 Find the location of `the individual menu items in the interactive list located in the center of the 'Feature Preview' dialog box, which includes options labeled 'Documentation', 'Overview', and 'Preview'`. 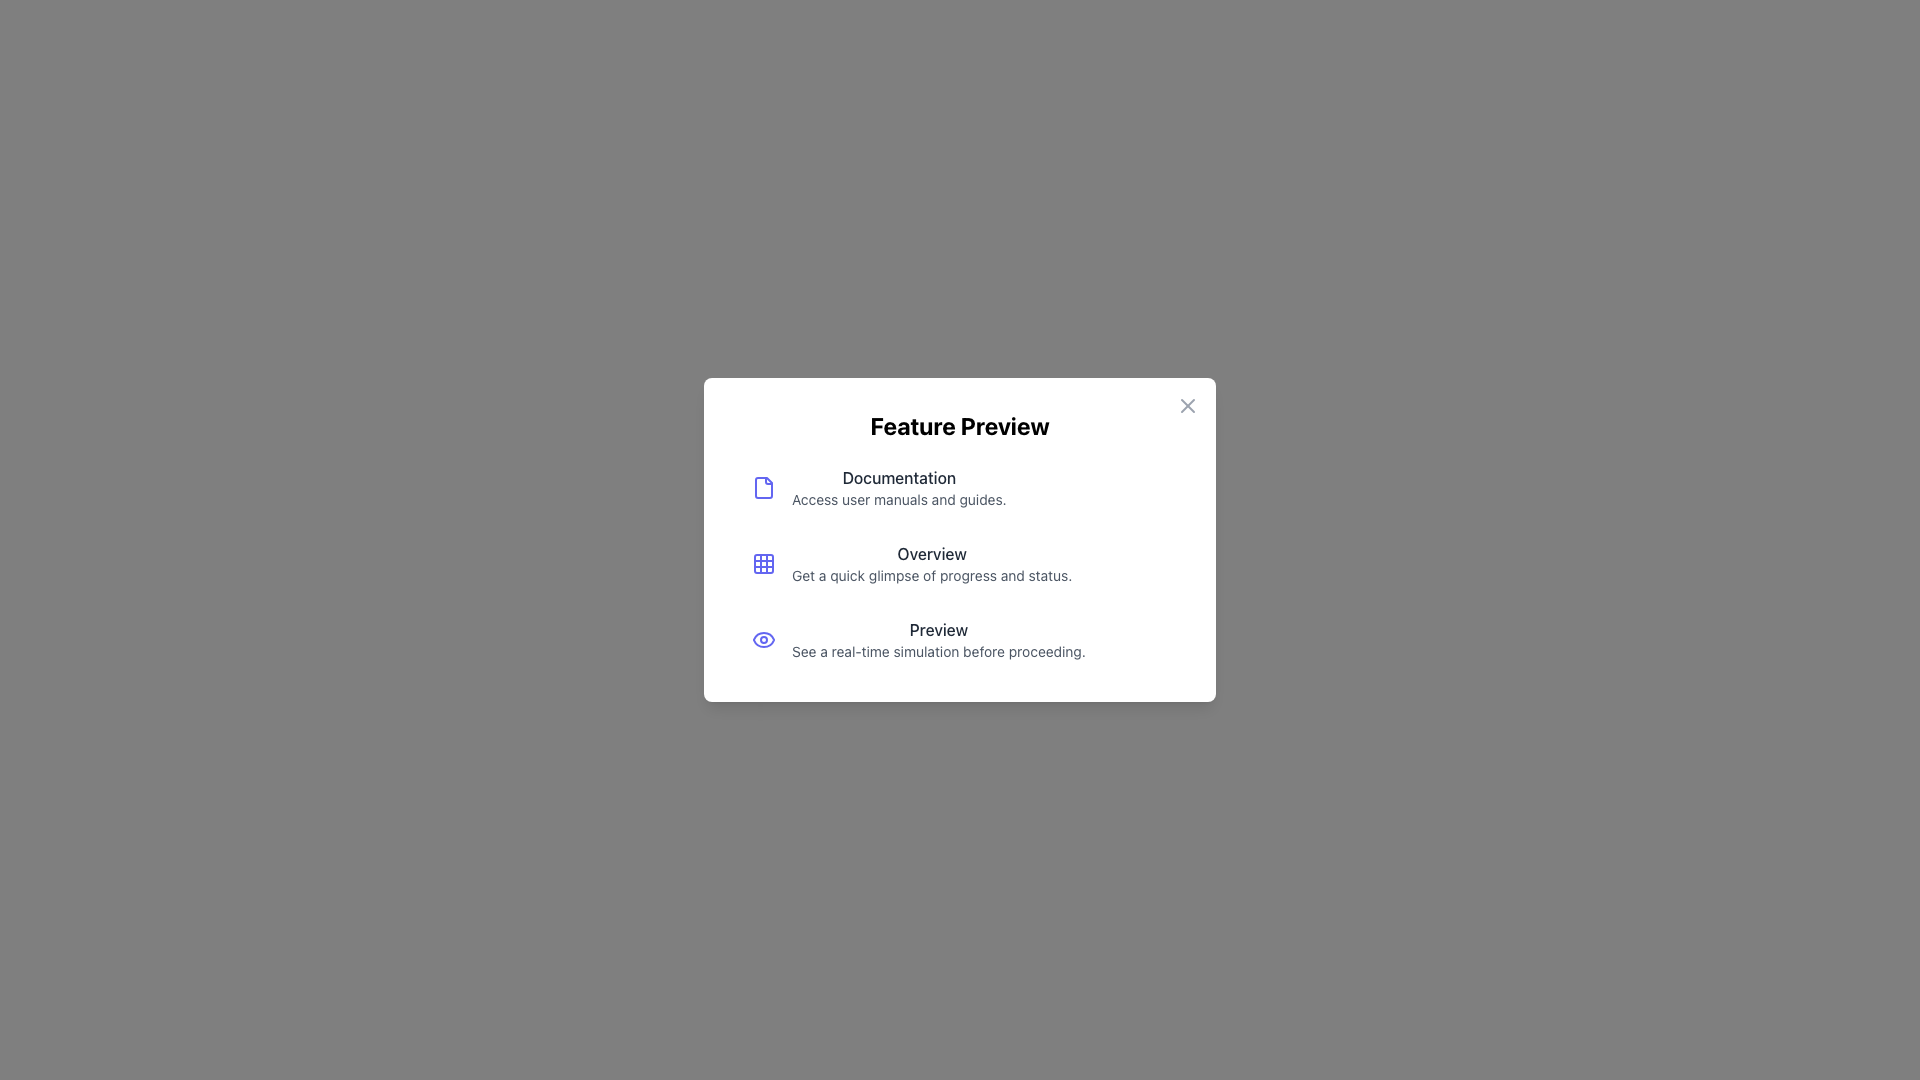

the individual menu items in the interactive list located in the center of the 'Feature Preview' dialog box, which includes options labeled 'Documentation', 'Overview', and 'Preview' is located at coordinates (960, 563).